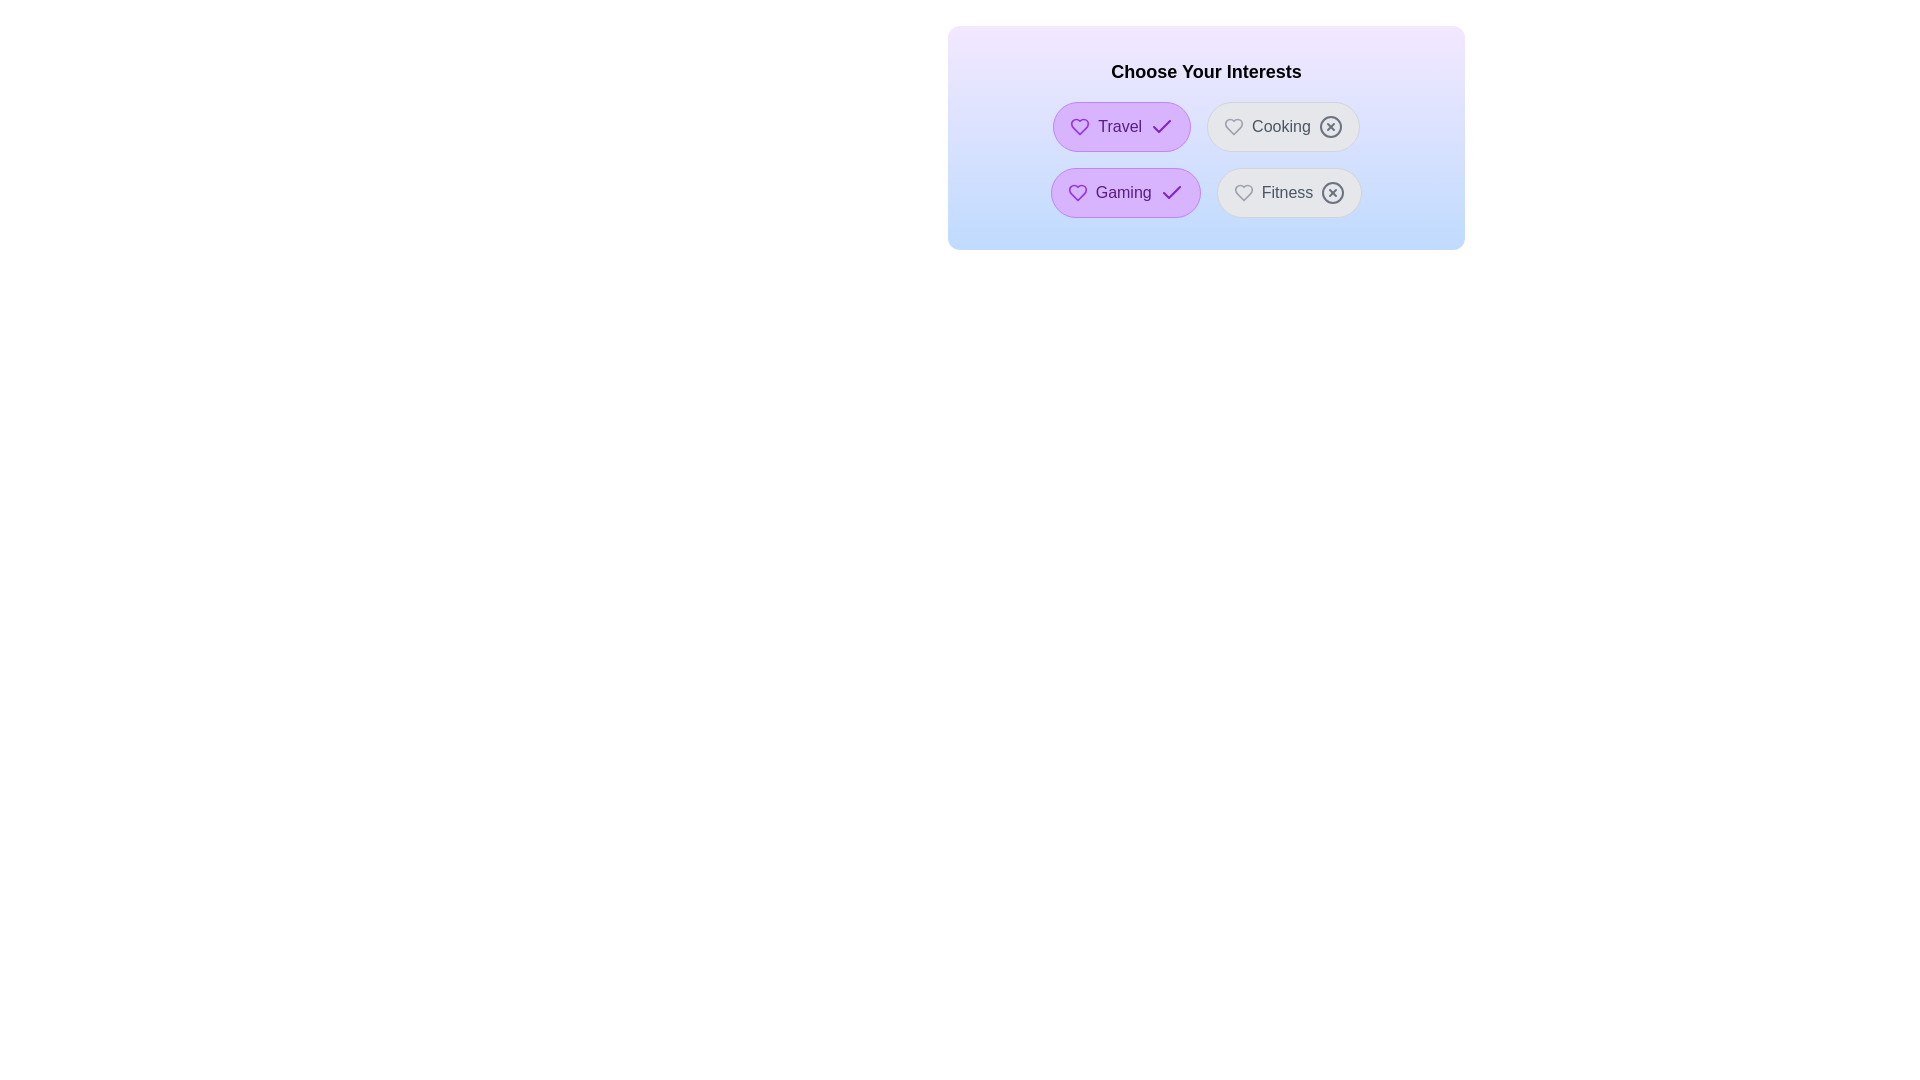 This screenshot has width=1920, height=1080. I want to click on the interest Gaming by clicking its button, so click(1124, 192).